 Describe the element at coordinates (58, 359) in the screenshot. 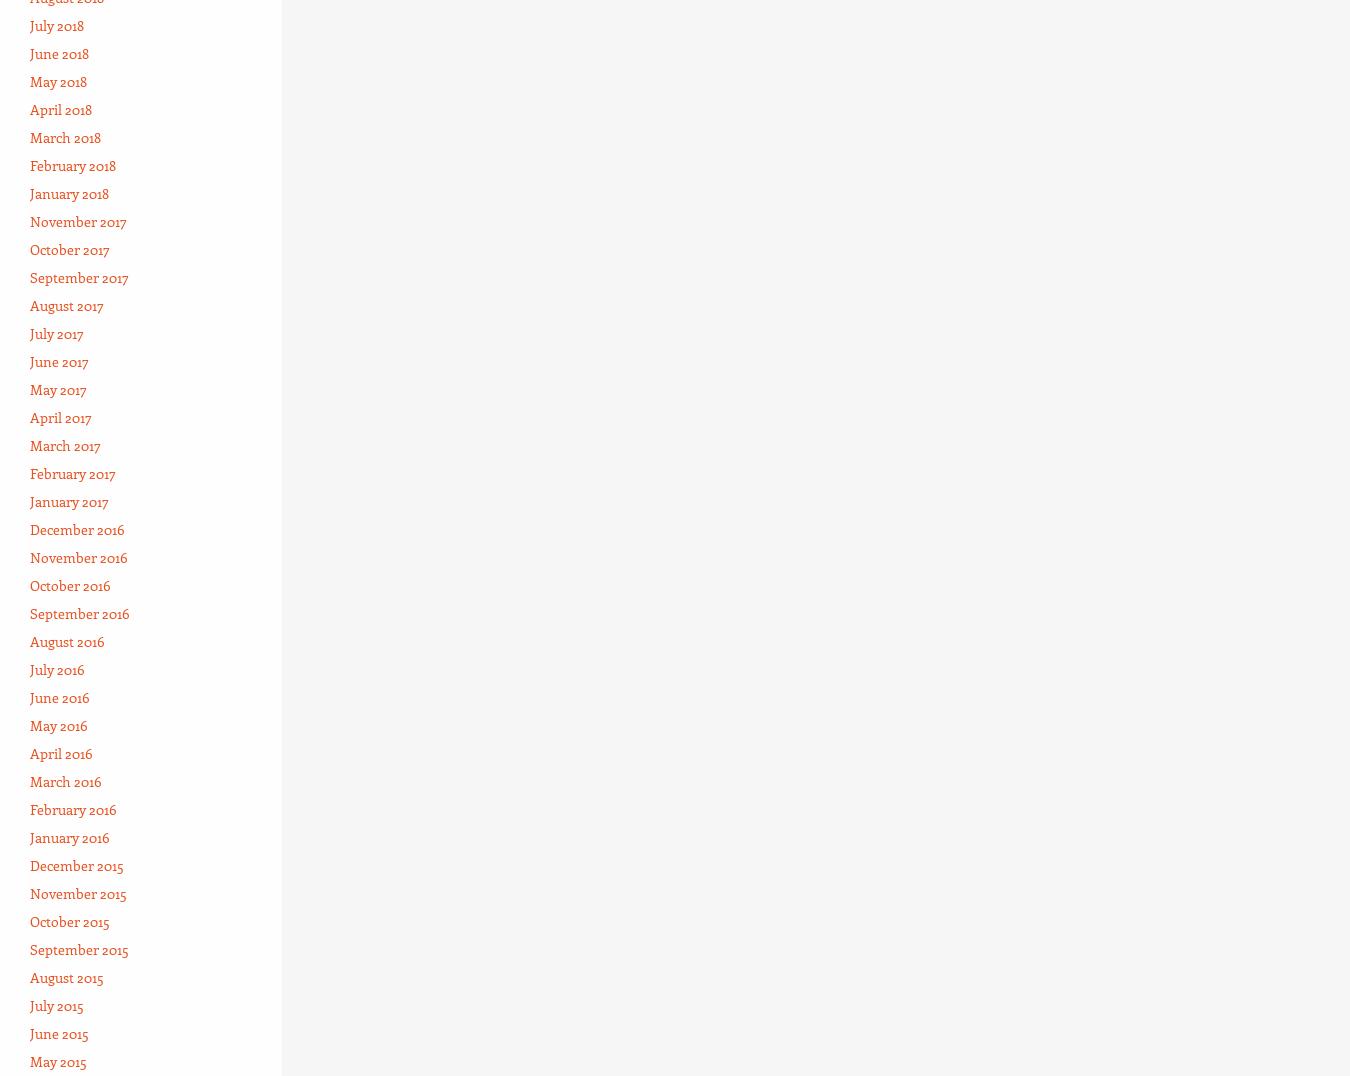

I see `'June 2017'` at that location.